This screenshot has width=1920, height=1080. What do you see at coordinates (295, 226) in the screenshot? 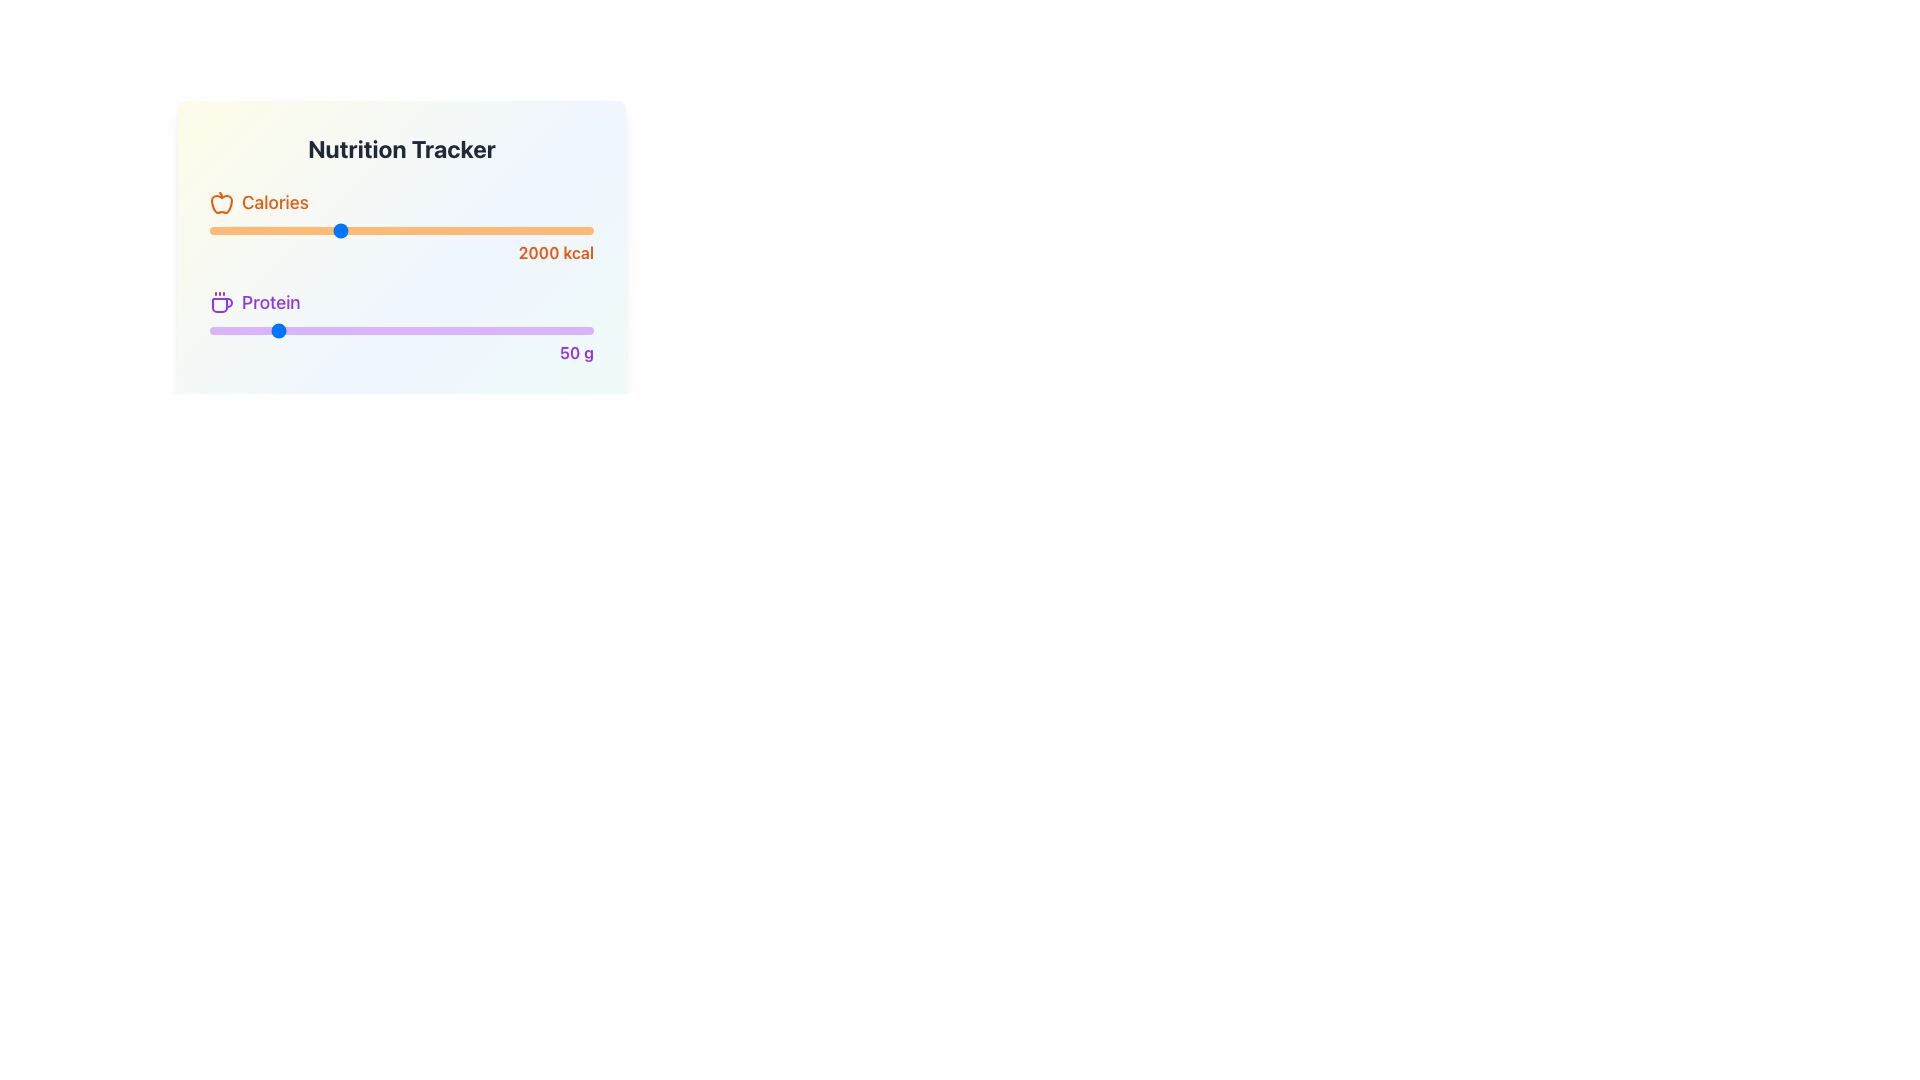
I see `calorie intake` at bounding box center [295, 226].